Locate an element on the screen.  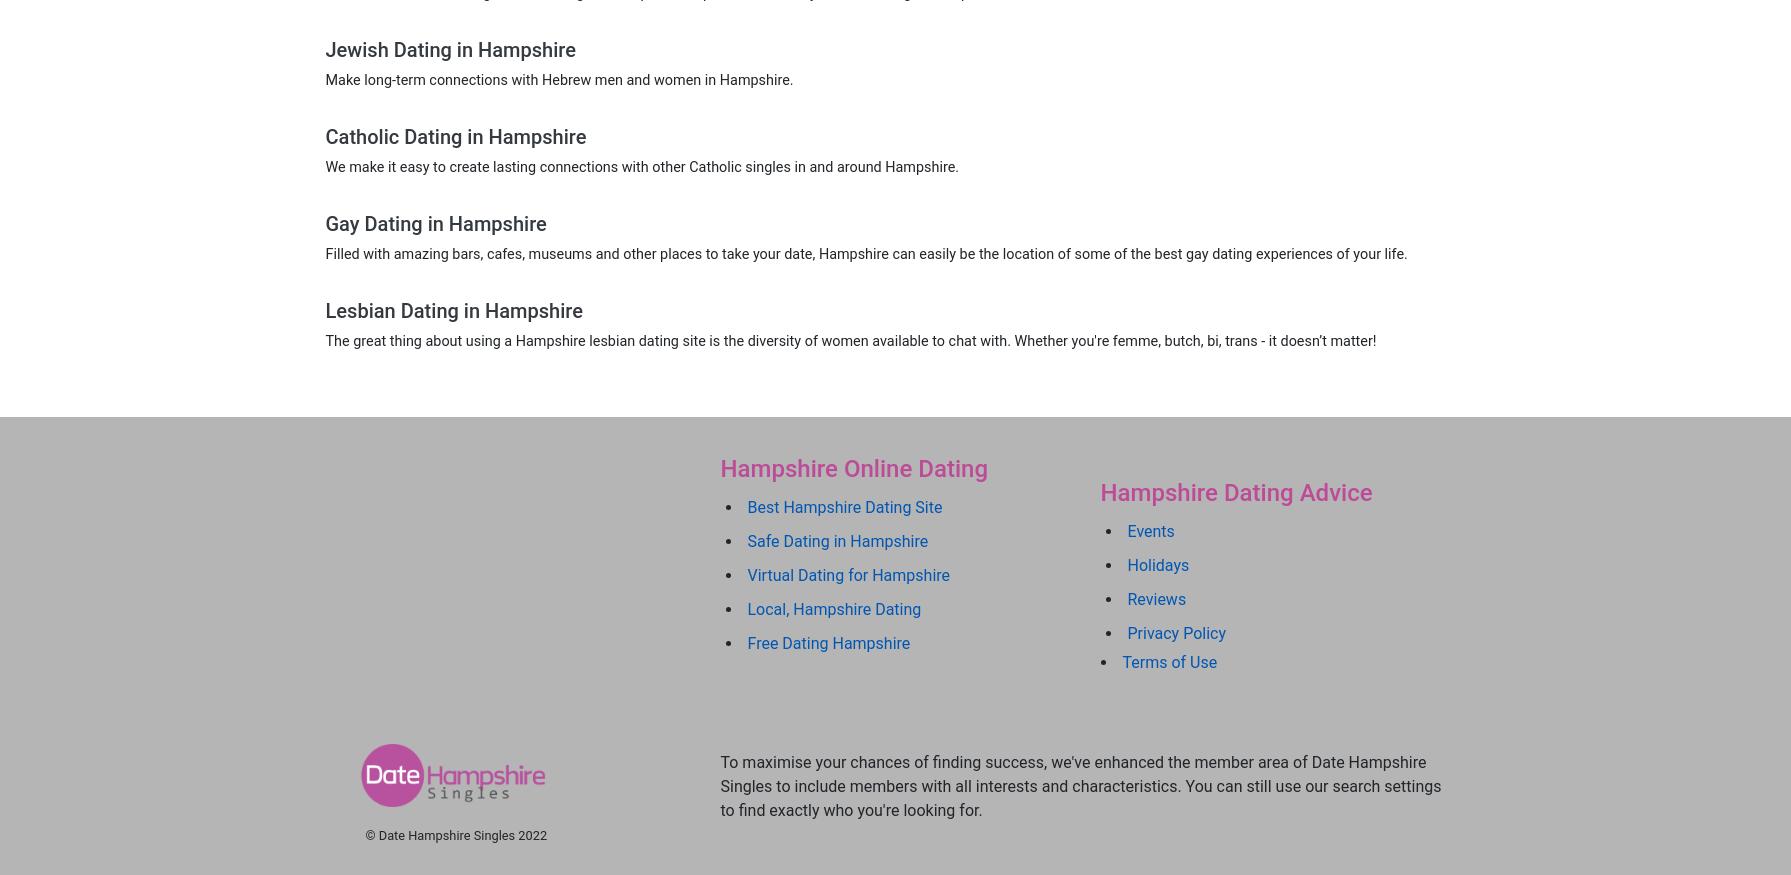
'Terms of Use' is located at coordinates (1168, 661).